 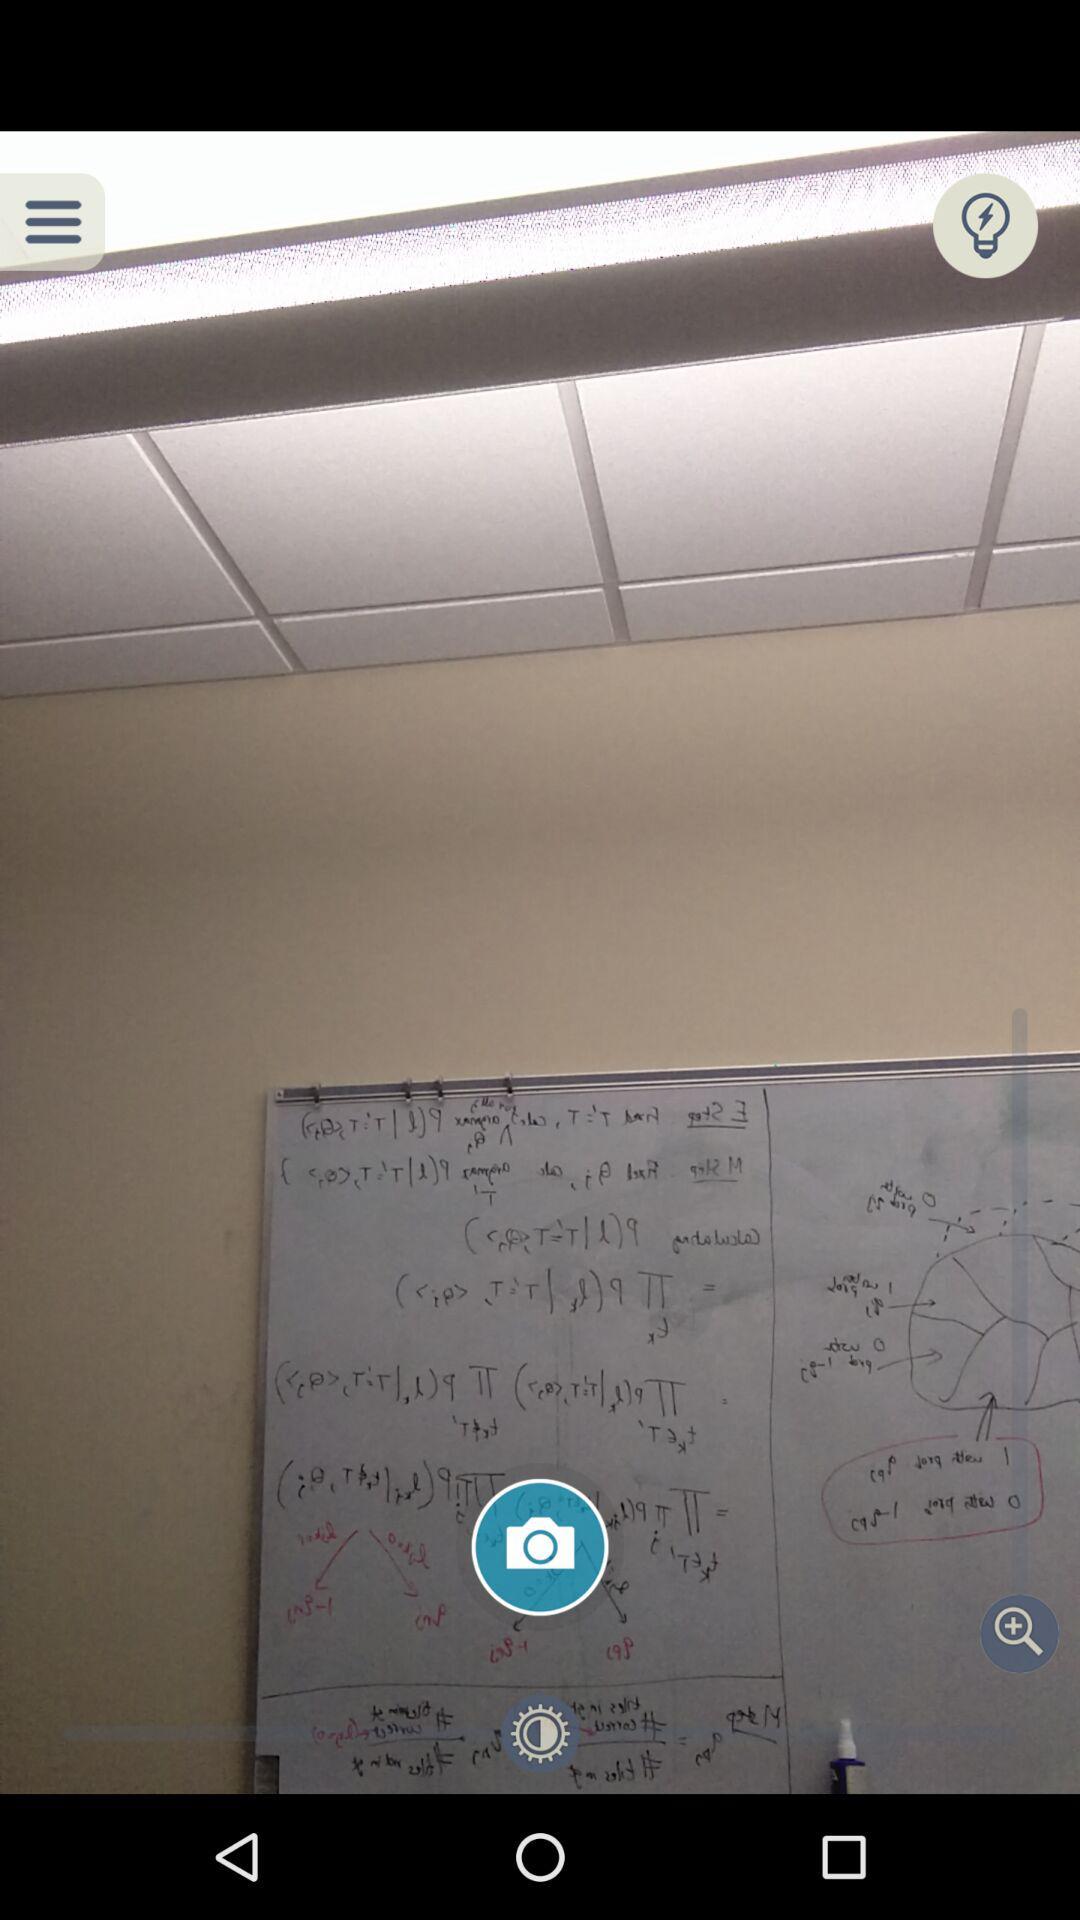 I want to click on option/ details icon, so click(x=51, y=221).